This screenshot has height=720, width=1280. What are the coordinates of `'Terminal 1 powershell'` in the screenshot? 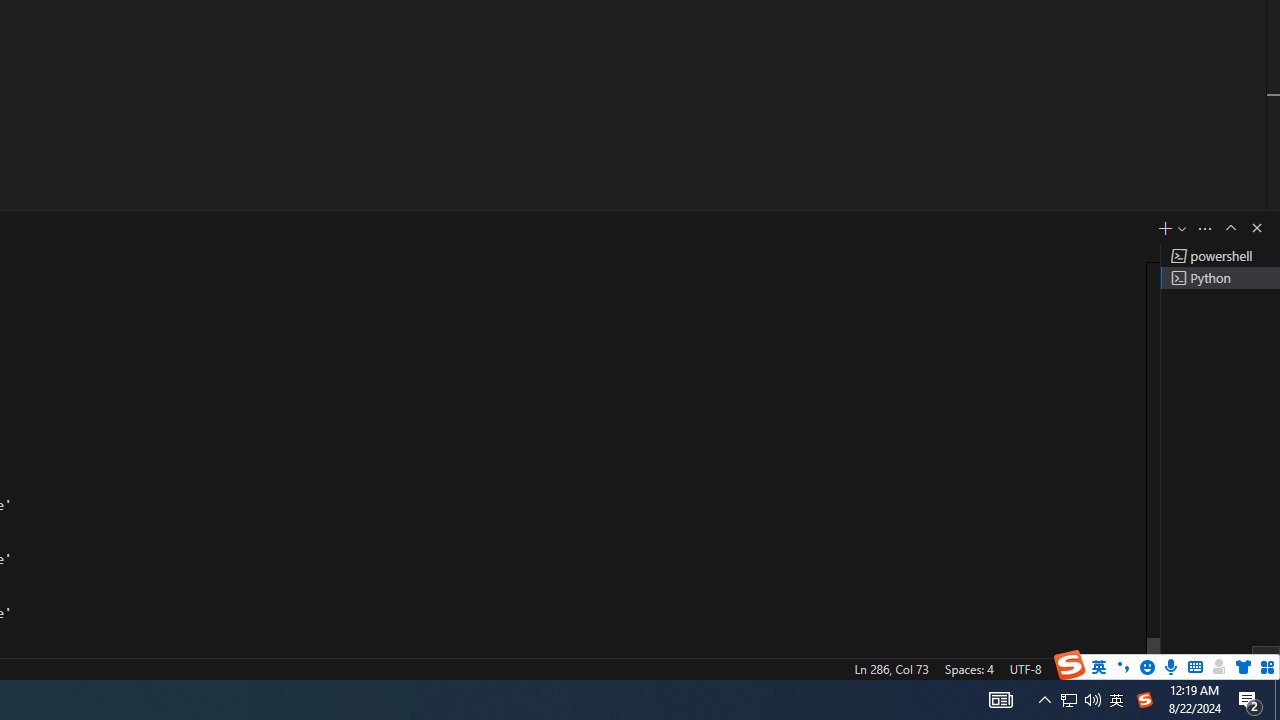 It's located at (1219, 254).